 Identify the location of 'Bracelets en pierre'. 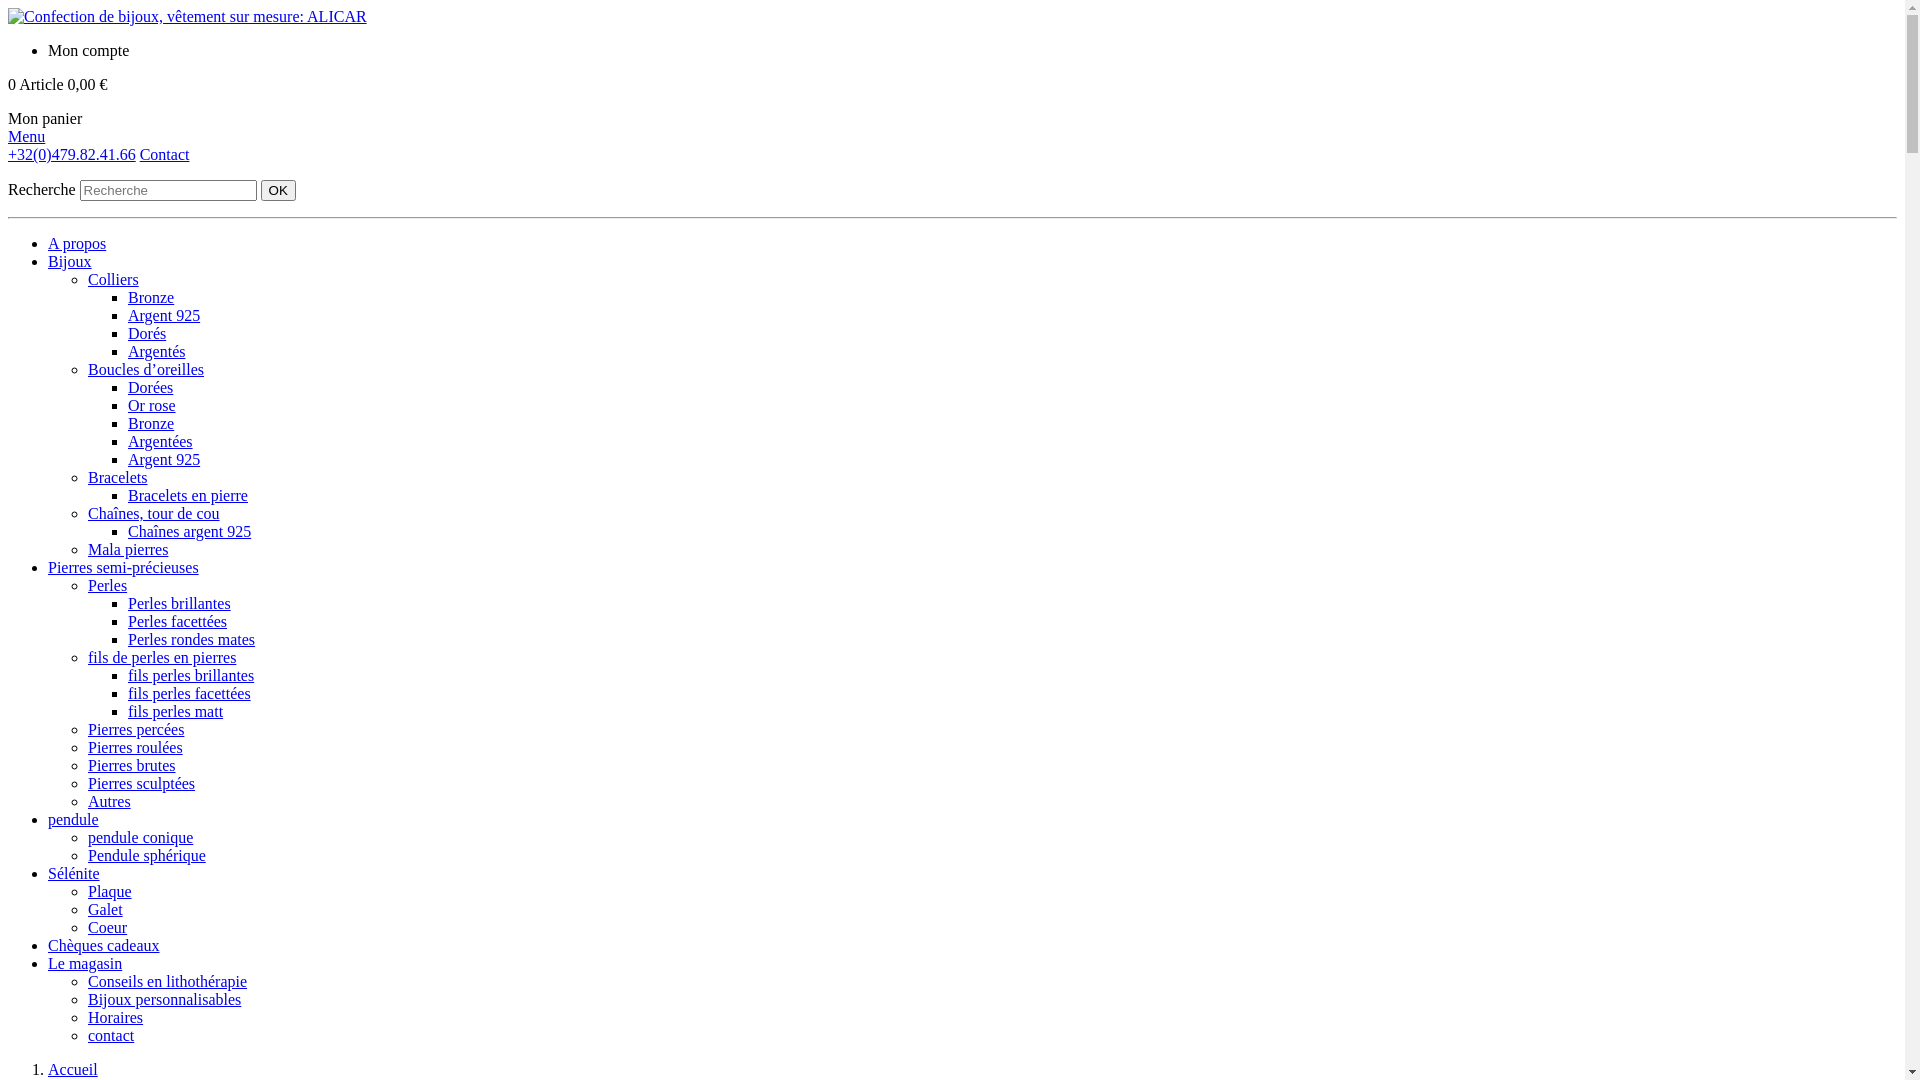
(187, 495).